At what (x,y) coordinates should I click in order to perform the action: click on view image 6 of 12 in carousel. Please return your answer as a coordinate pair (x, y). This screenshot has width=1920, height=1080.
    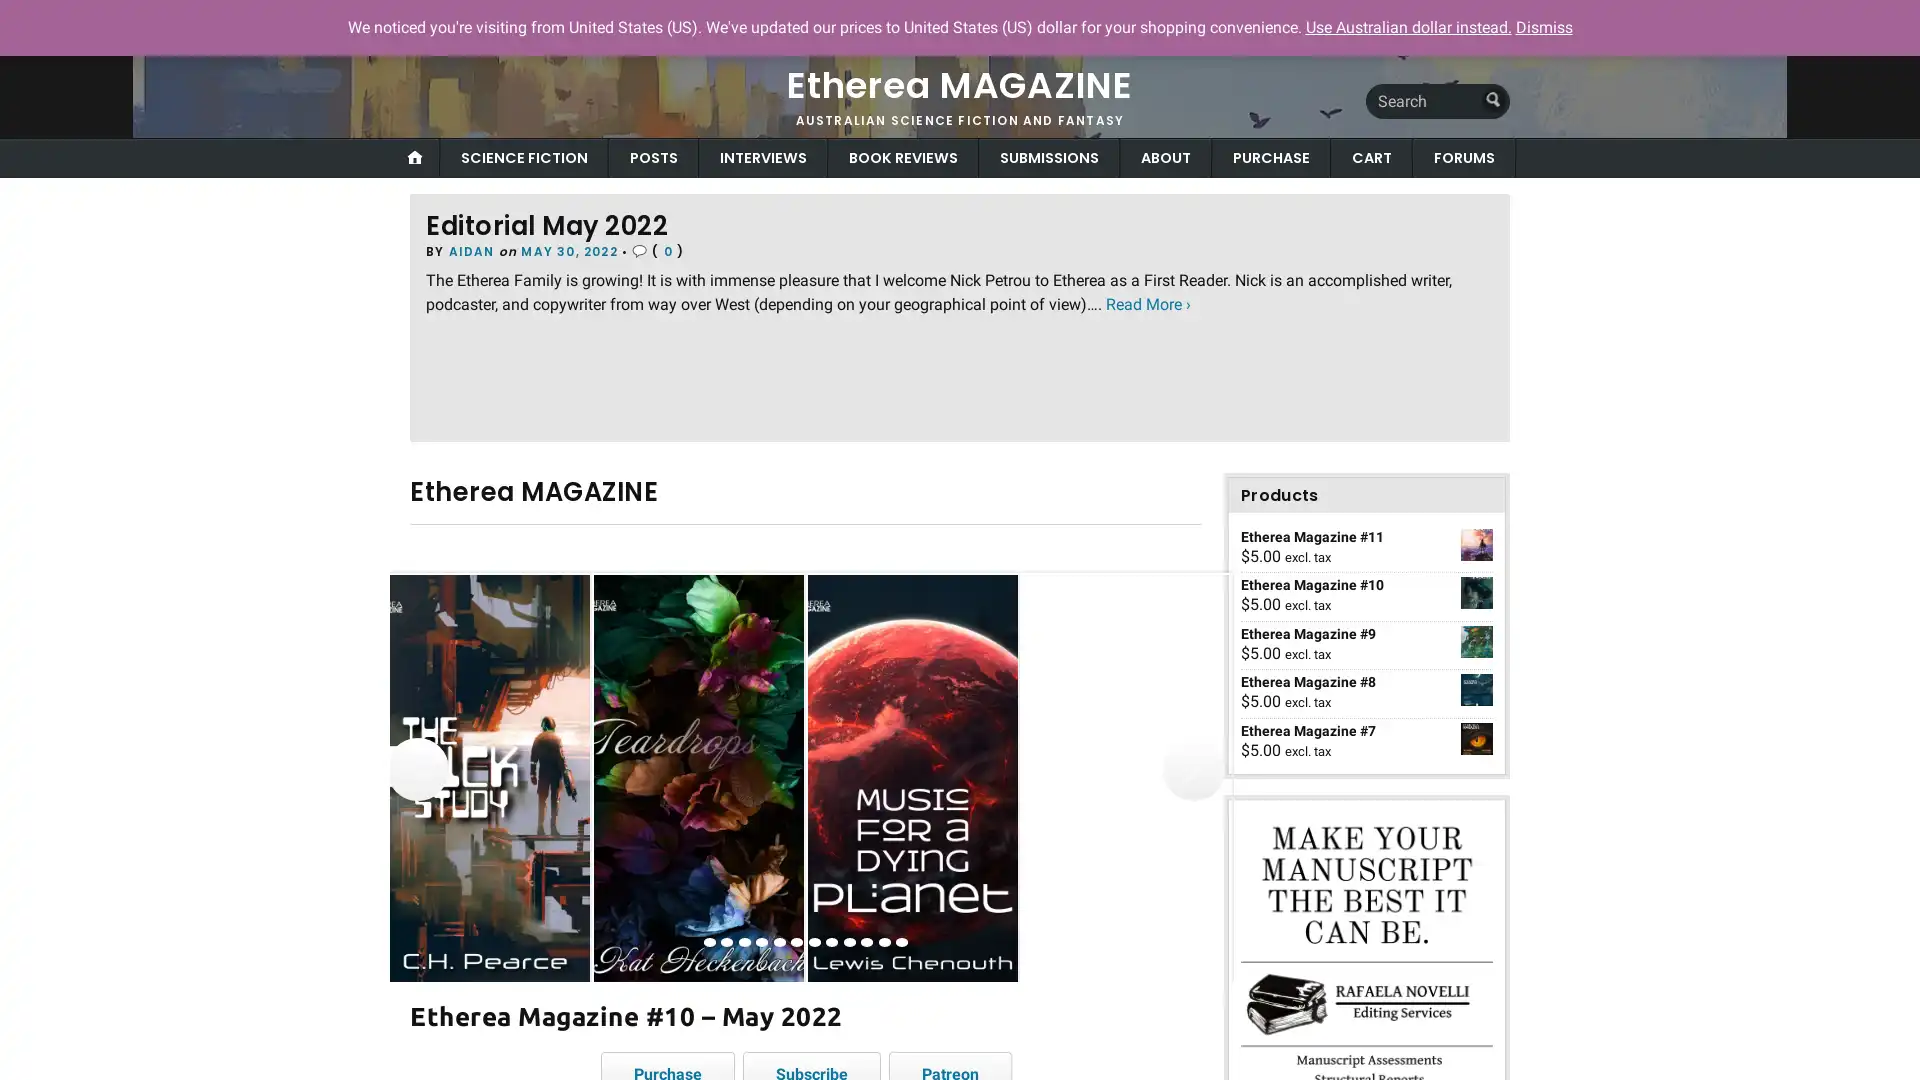
    Looking at the image, I should click on (795, 941).